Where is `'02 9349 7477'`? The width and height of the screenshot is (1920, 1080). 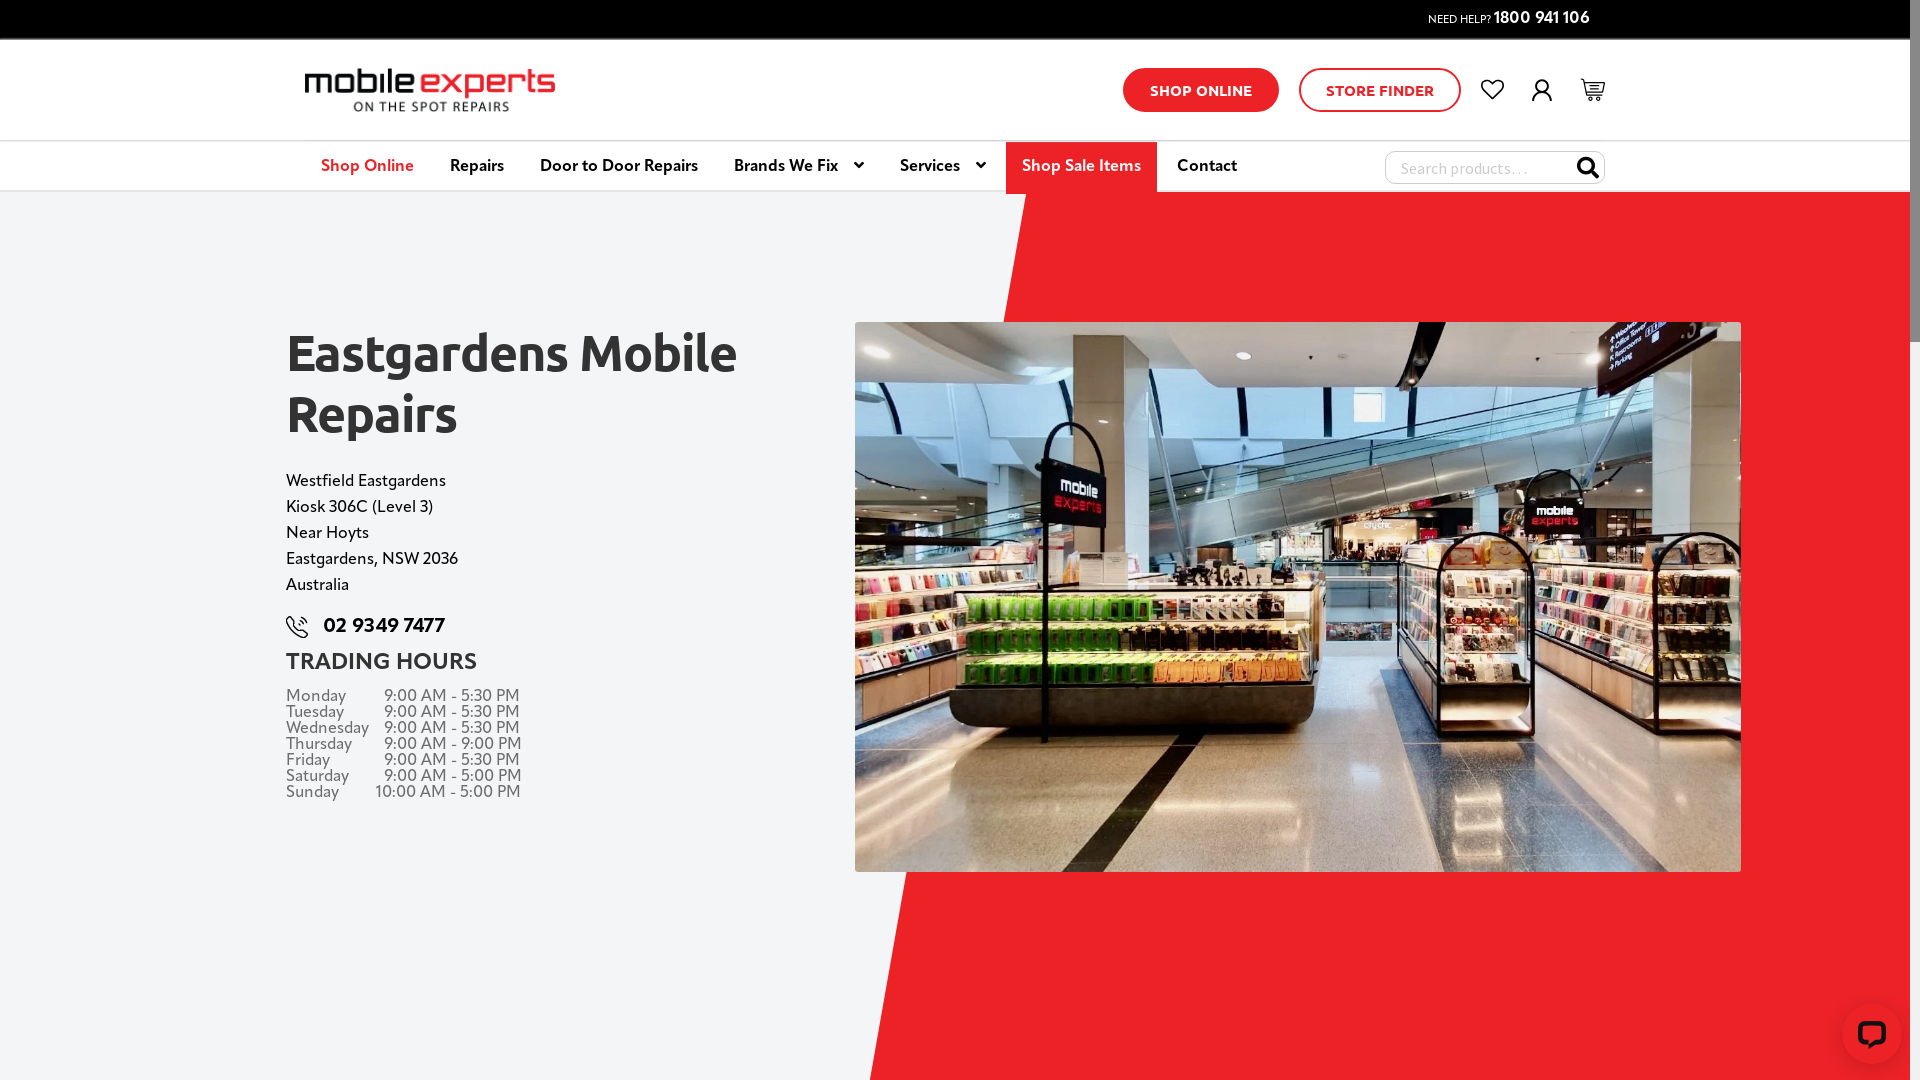
'02 9349 7477' is located at coordinates (384, 626).